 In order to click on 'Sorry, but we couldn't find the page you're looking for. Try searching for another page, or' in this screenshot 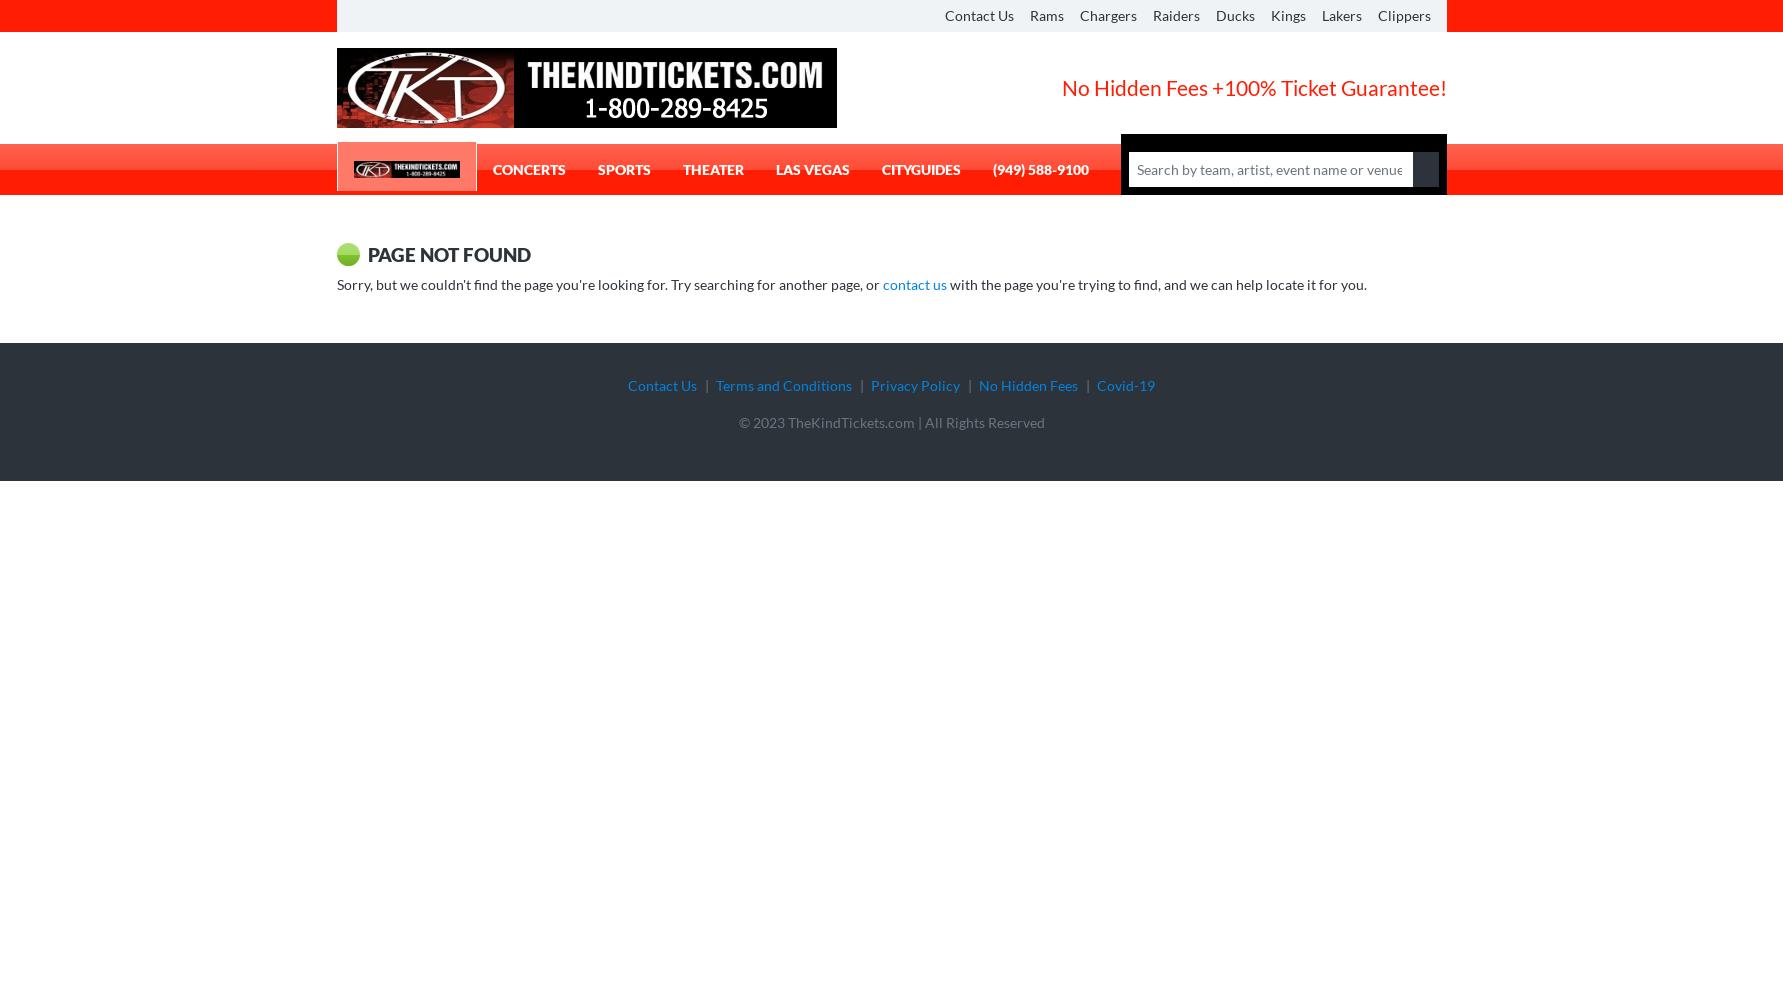, I will do `click(609, 283)`.